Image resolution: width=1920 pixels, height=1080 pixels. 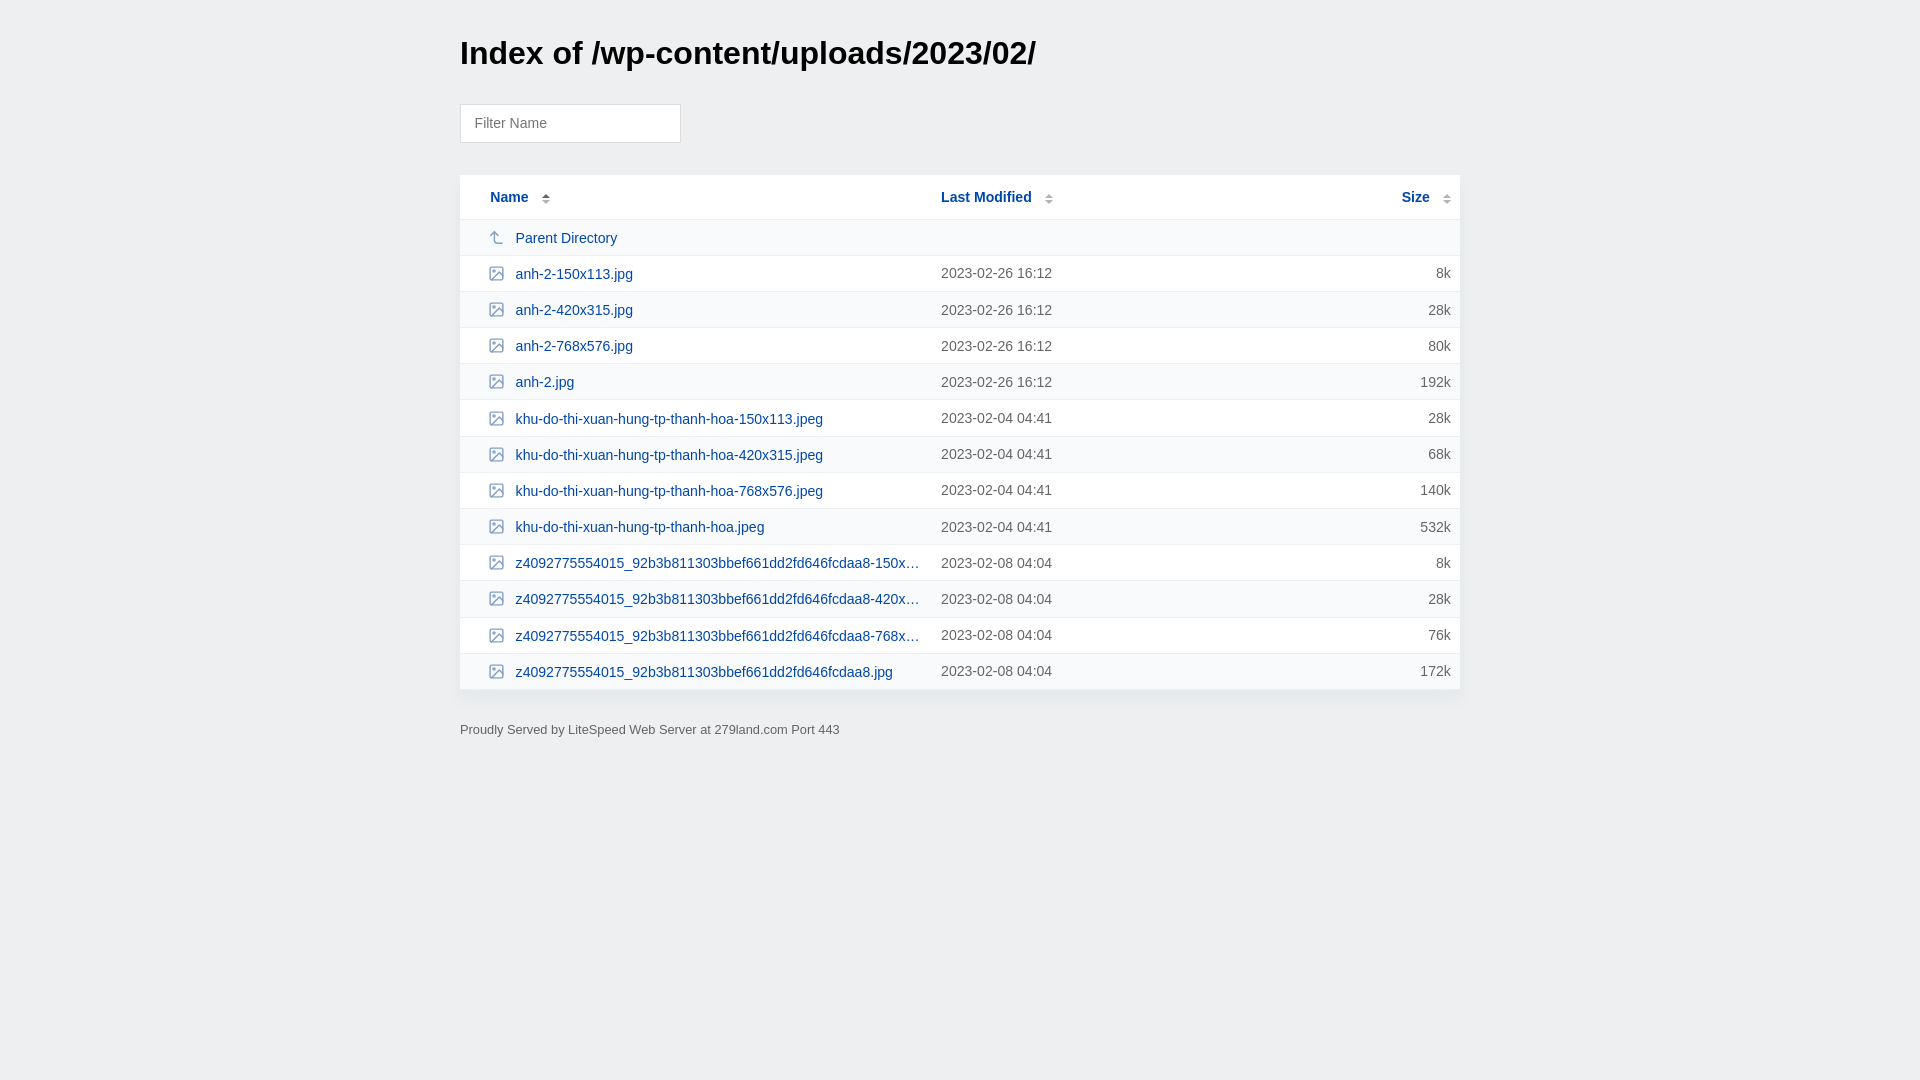 I want to click on 'z4092775554015_92b3b811303bbef661dd2fd646fcdaa8.jpg', so click(x=705, y=671).